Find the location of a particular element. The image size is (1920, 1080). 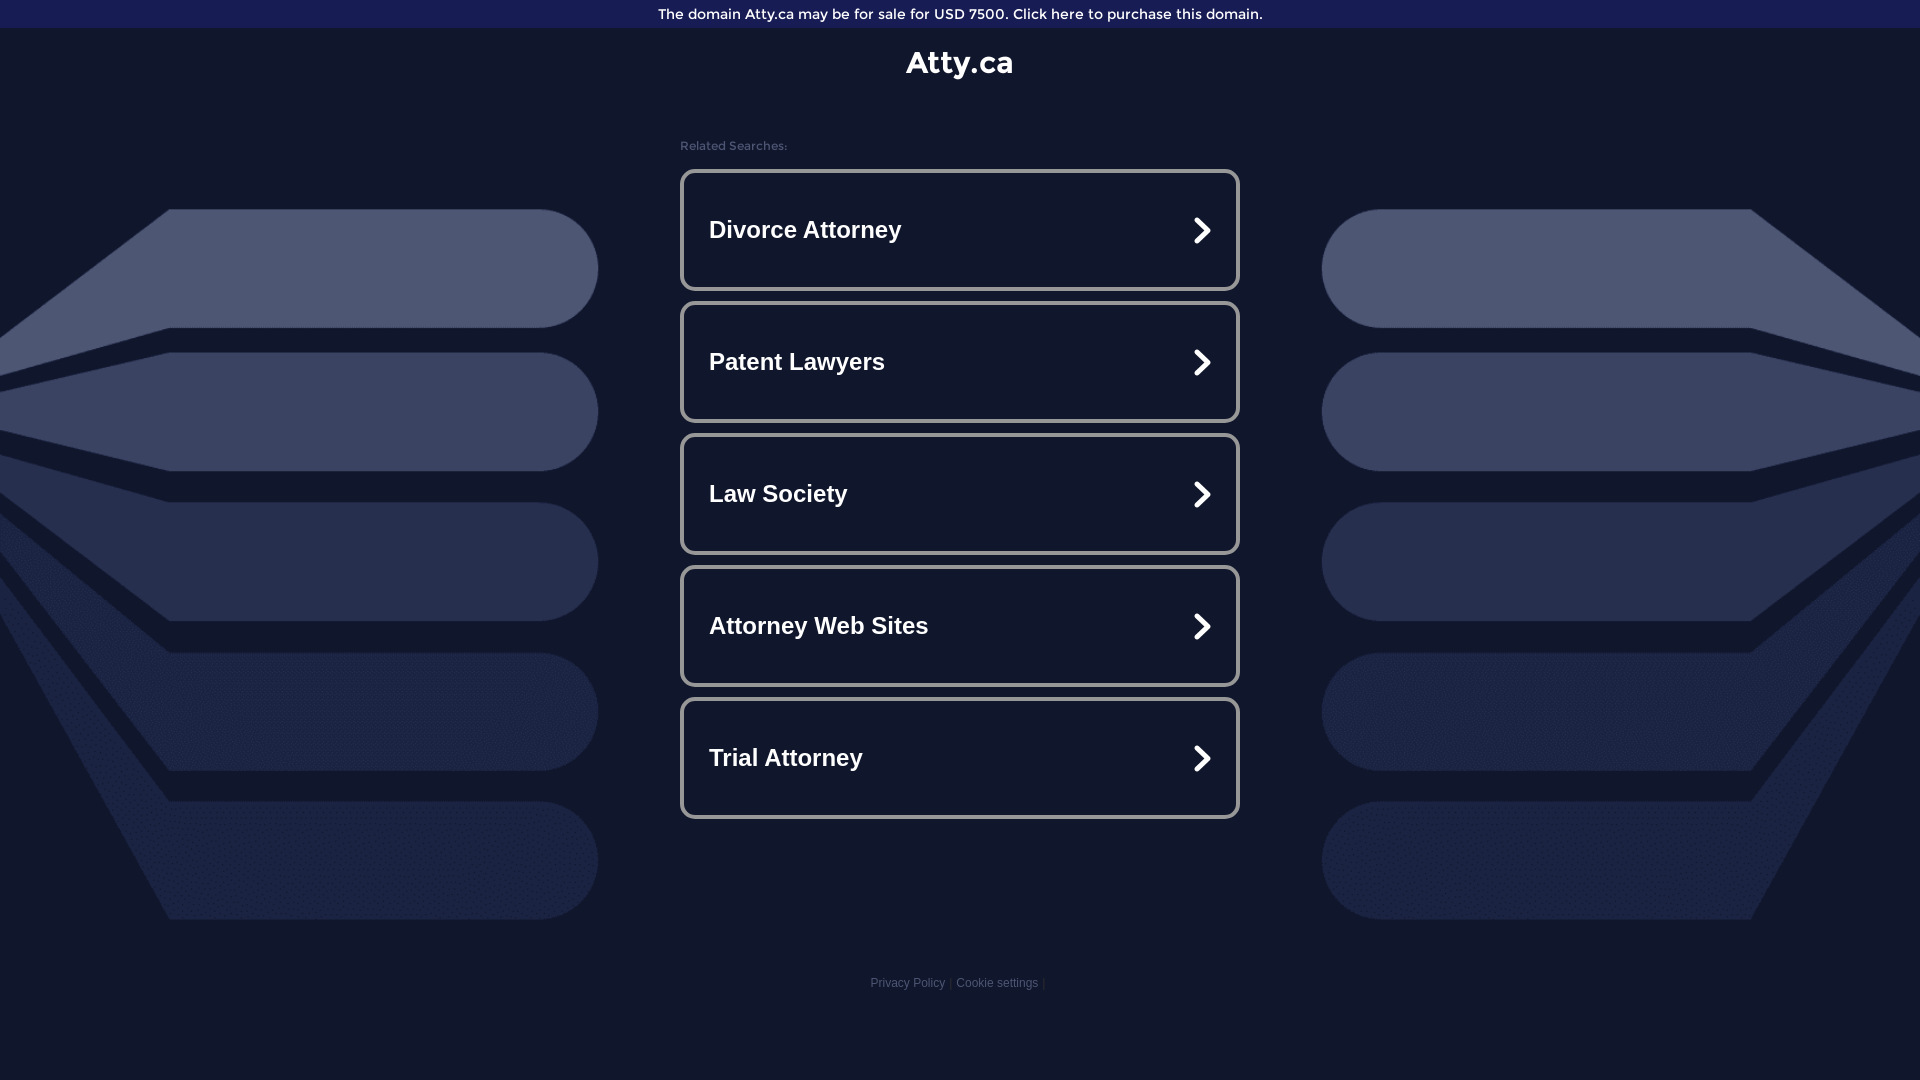

'Divorce Attorney' is located at coordinates (960, 229).